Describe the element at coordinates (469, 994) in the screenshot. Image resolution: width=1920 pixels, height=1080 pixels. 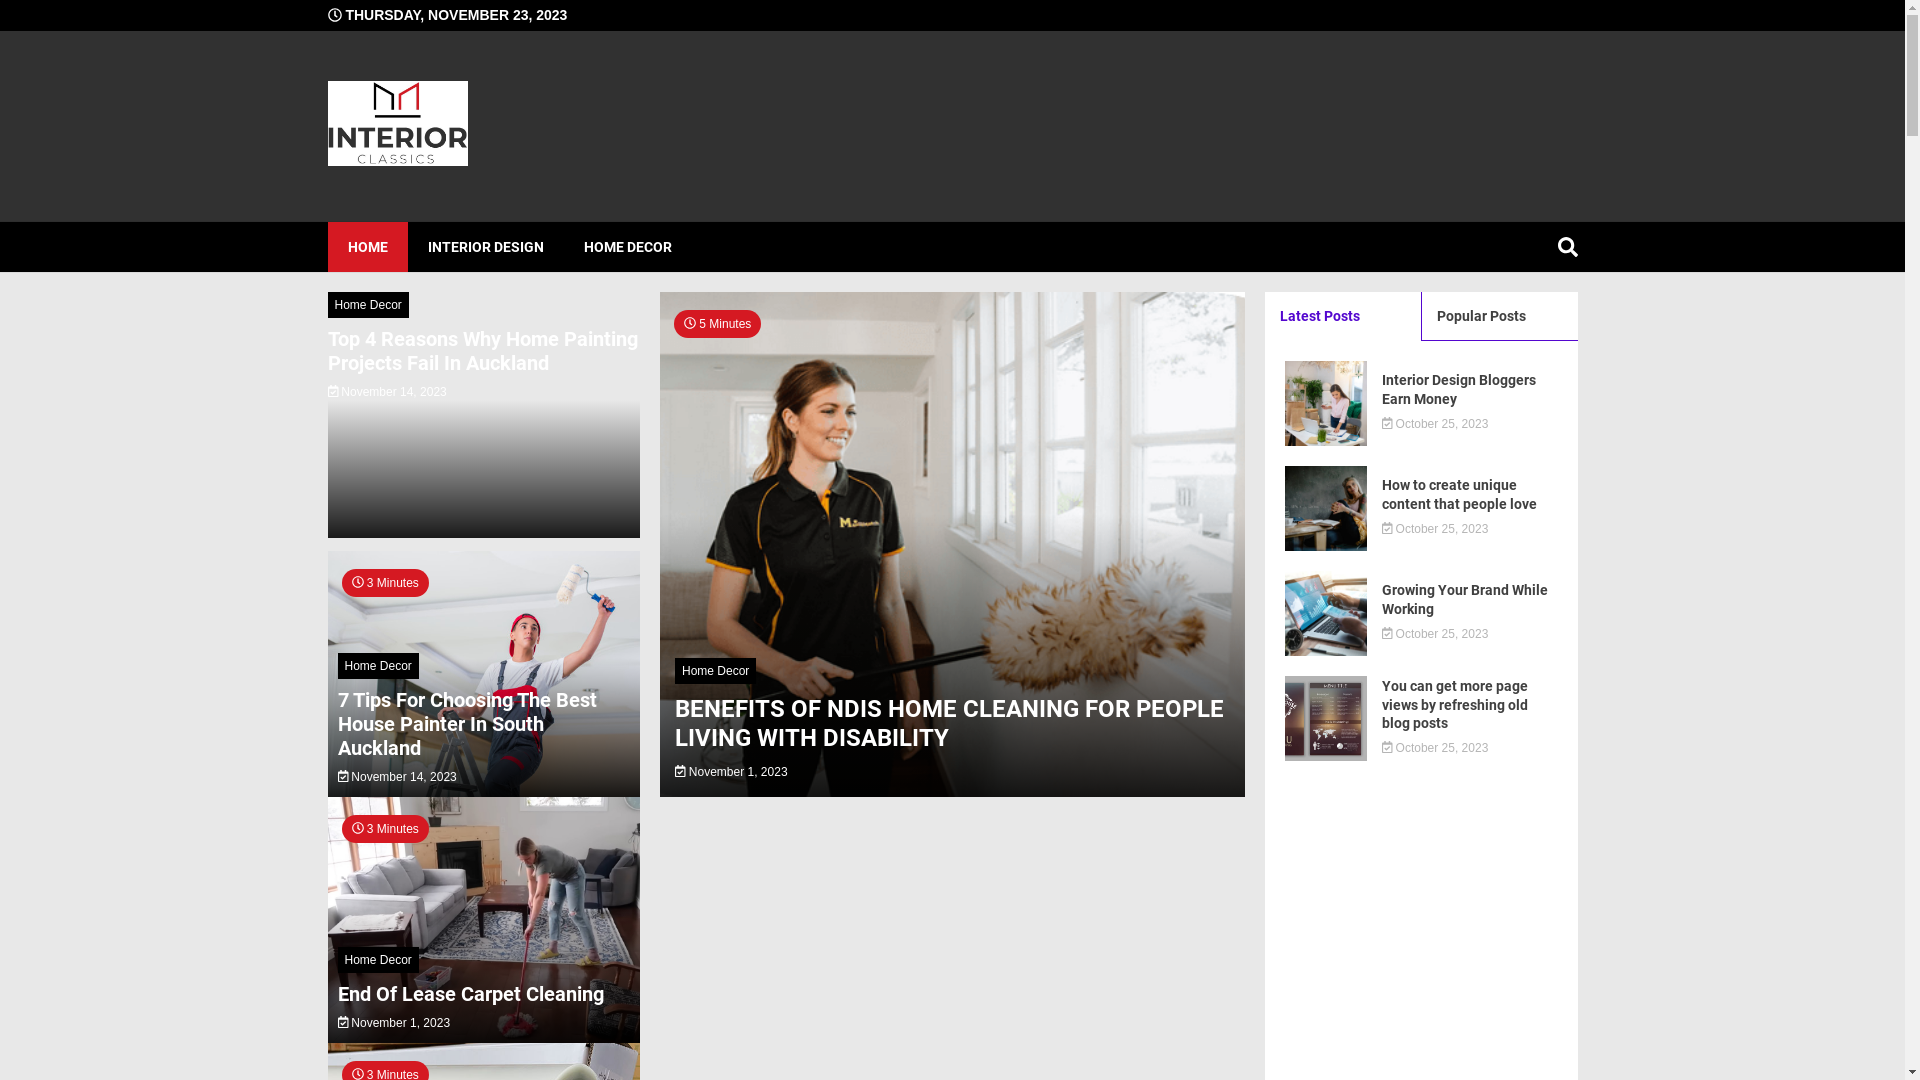
I see `'End Of Lease Carpet Cleaning'` at that location.